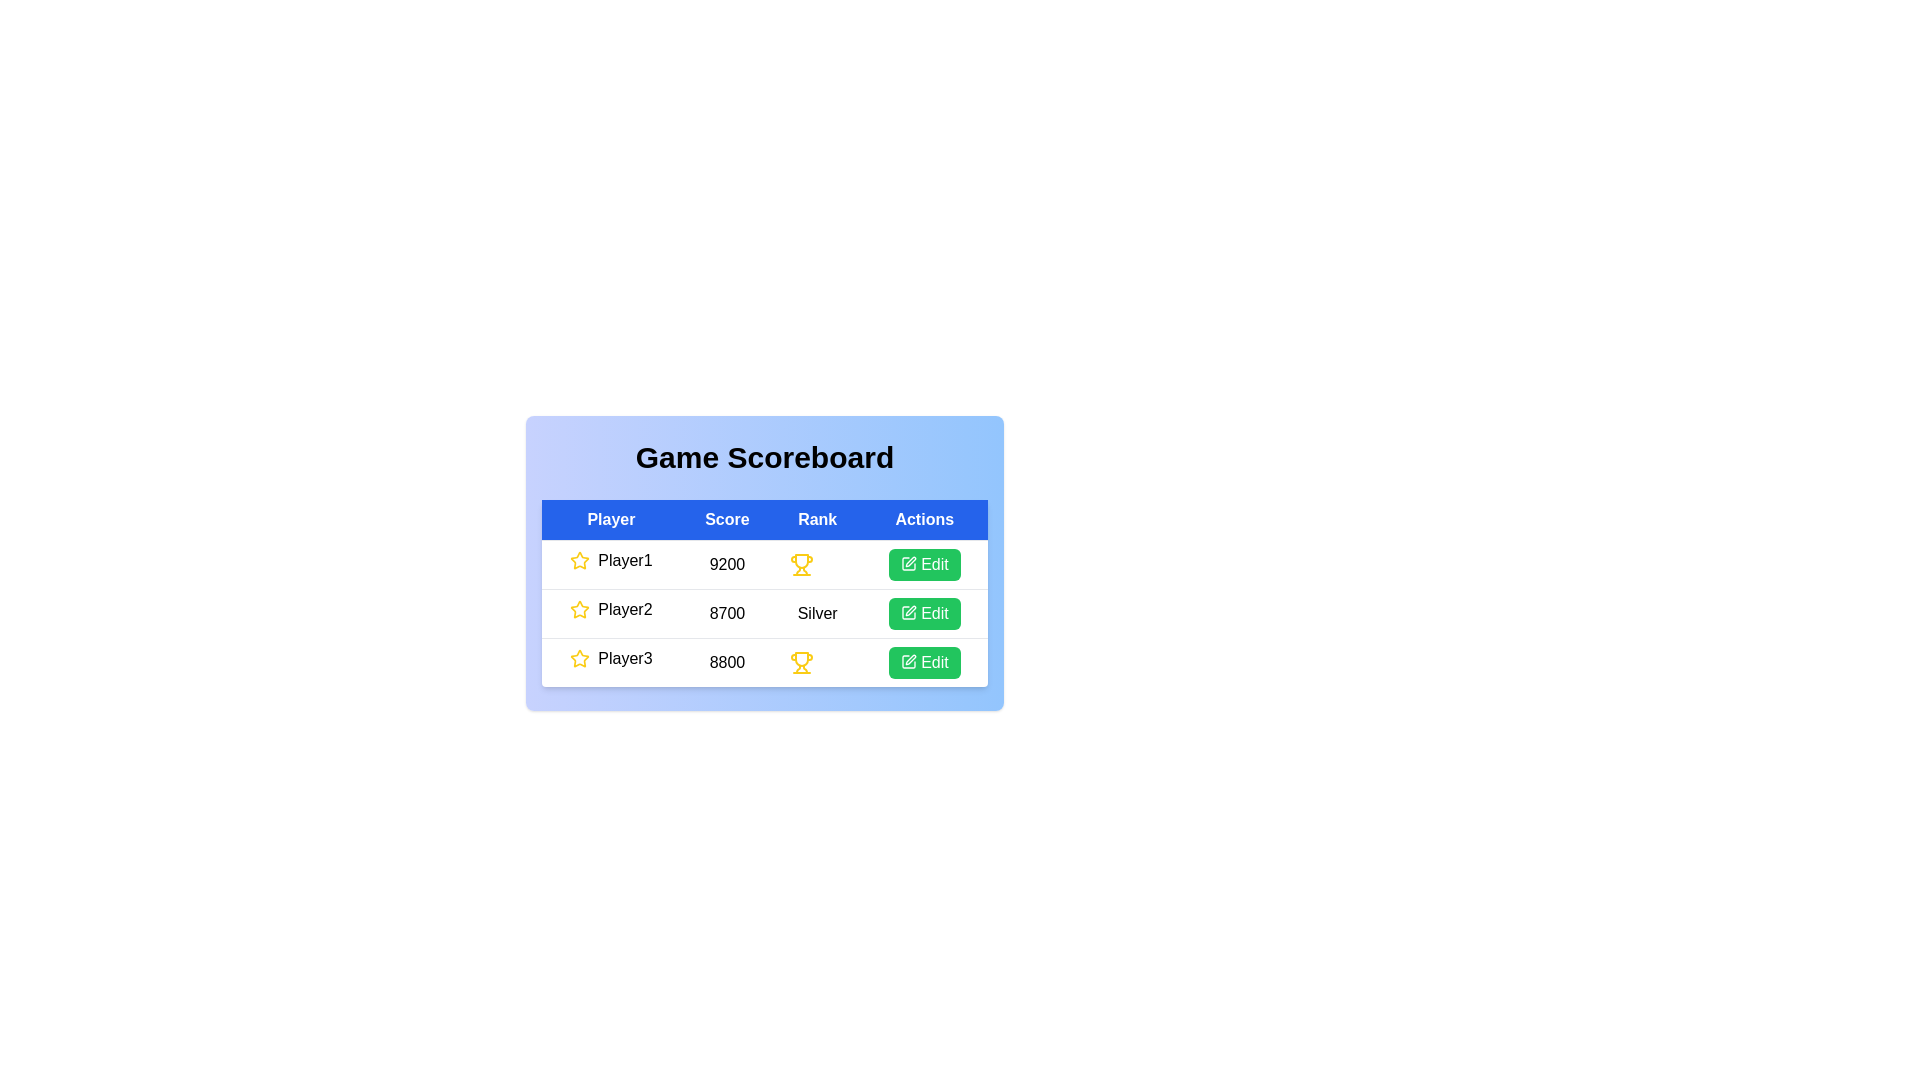 The height and width of the screenshot is (1080, 1920). I want to click on the background gradient area for inspection, so click(763, 563).